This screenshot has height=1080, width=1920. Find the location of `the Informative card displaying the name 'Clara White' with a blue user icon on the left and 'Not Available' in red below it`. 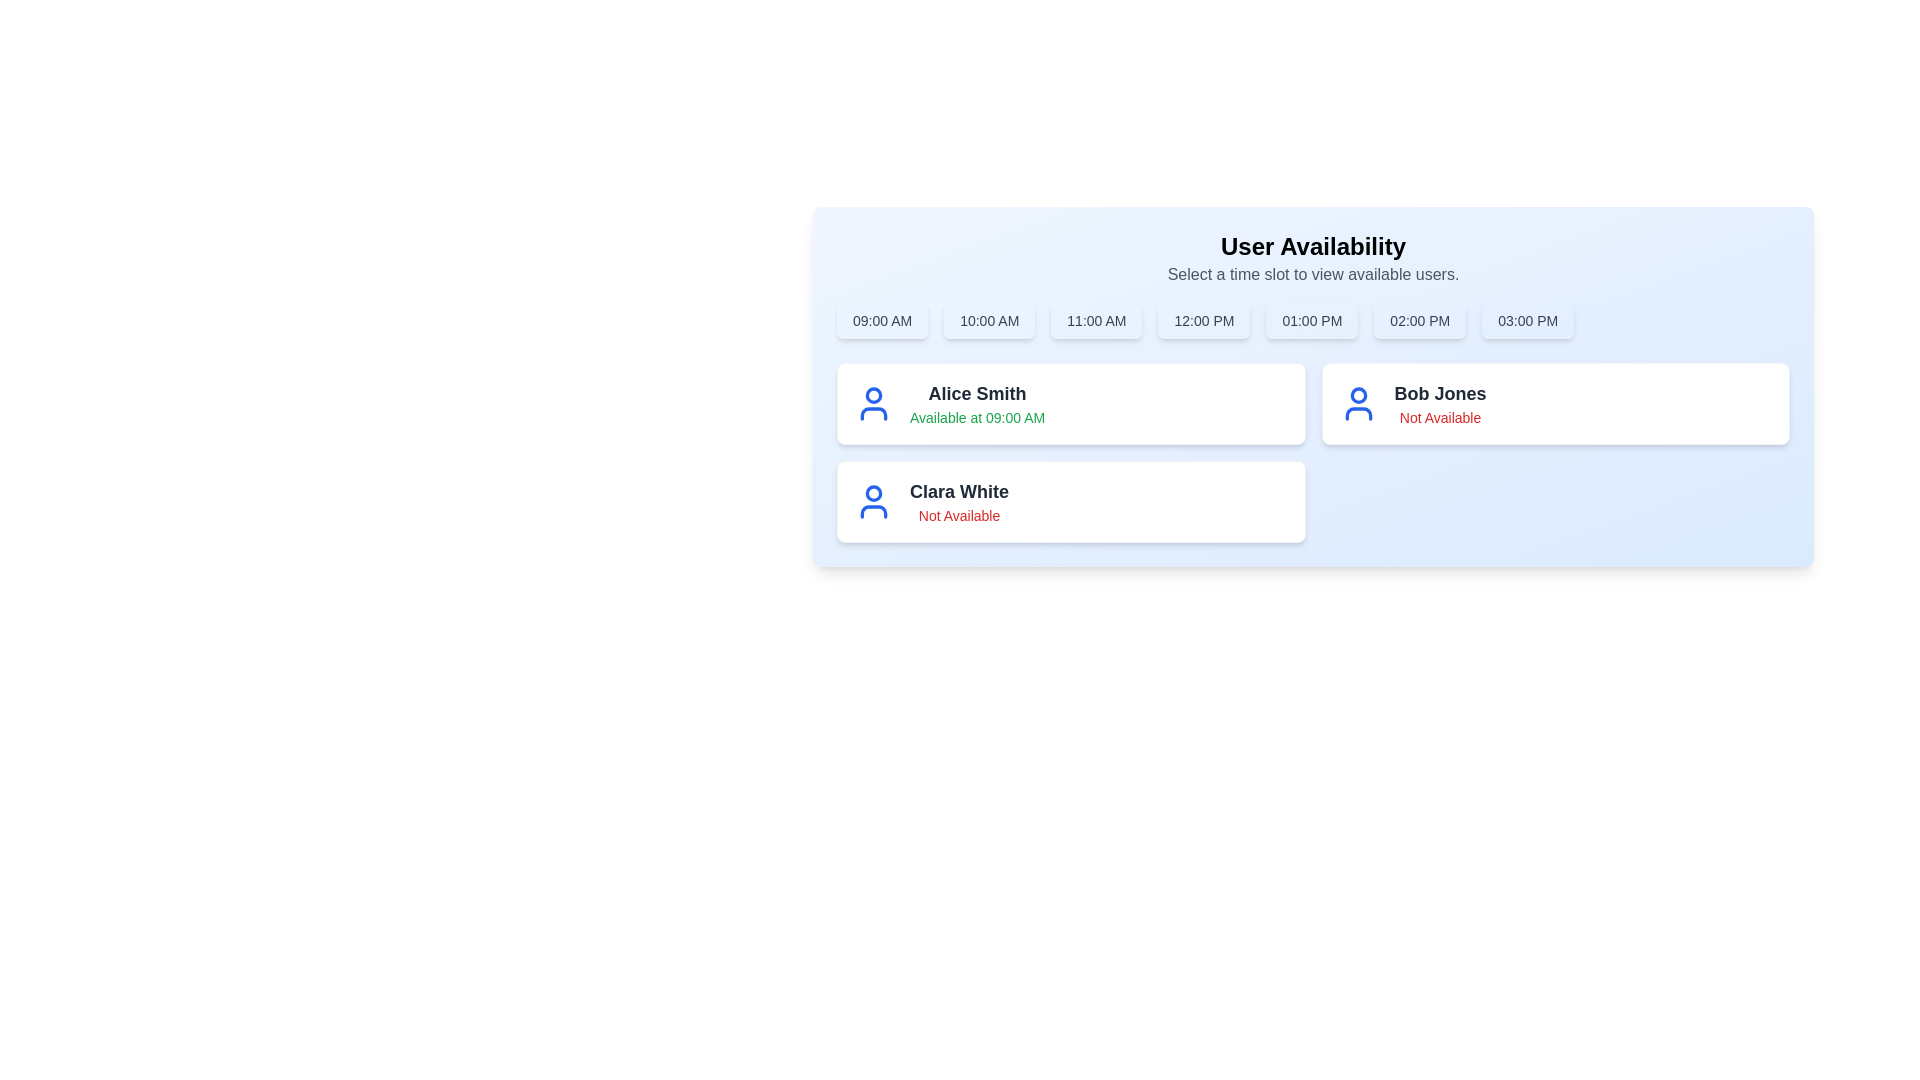

the Informative card displaying the name 'Clara White' with a blue user icon on the left and 'Not Available' in red below it is located at coordinates (1070, 500).